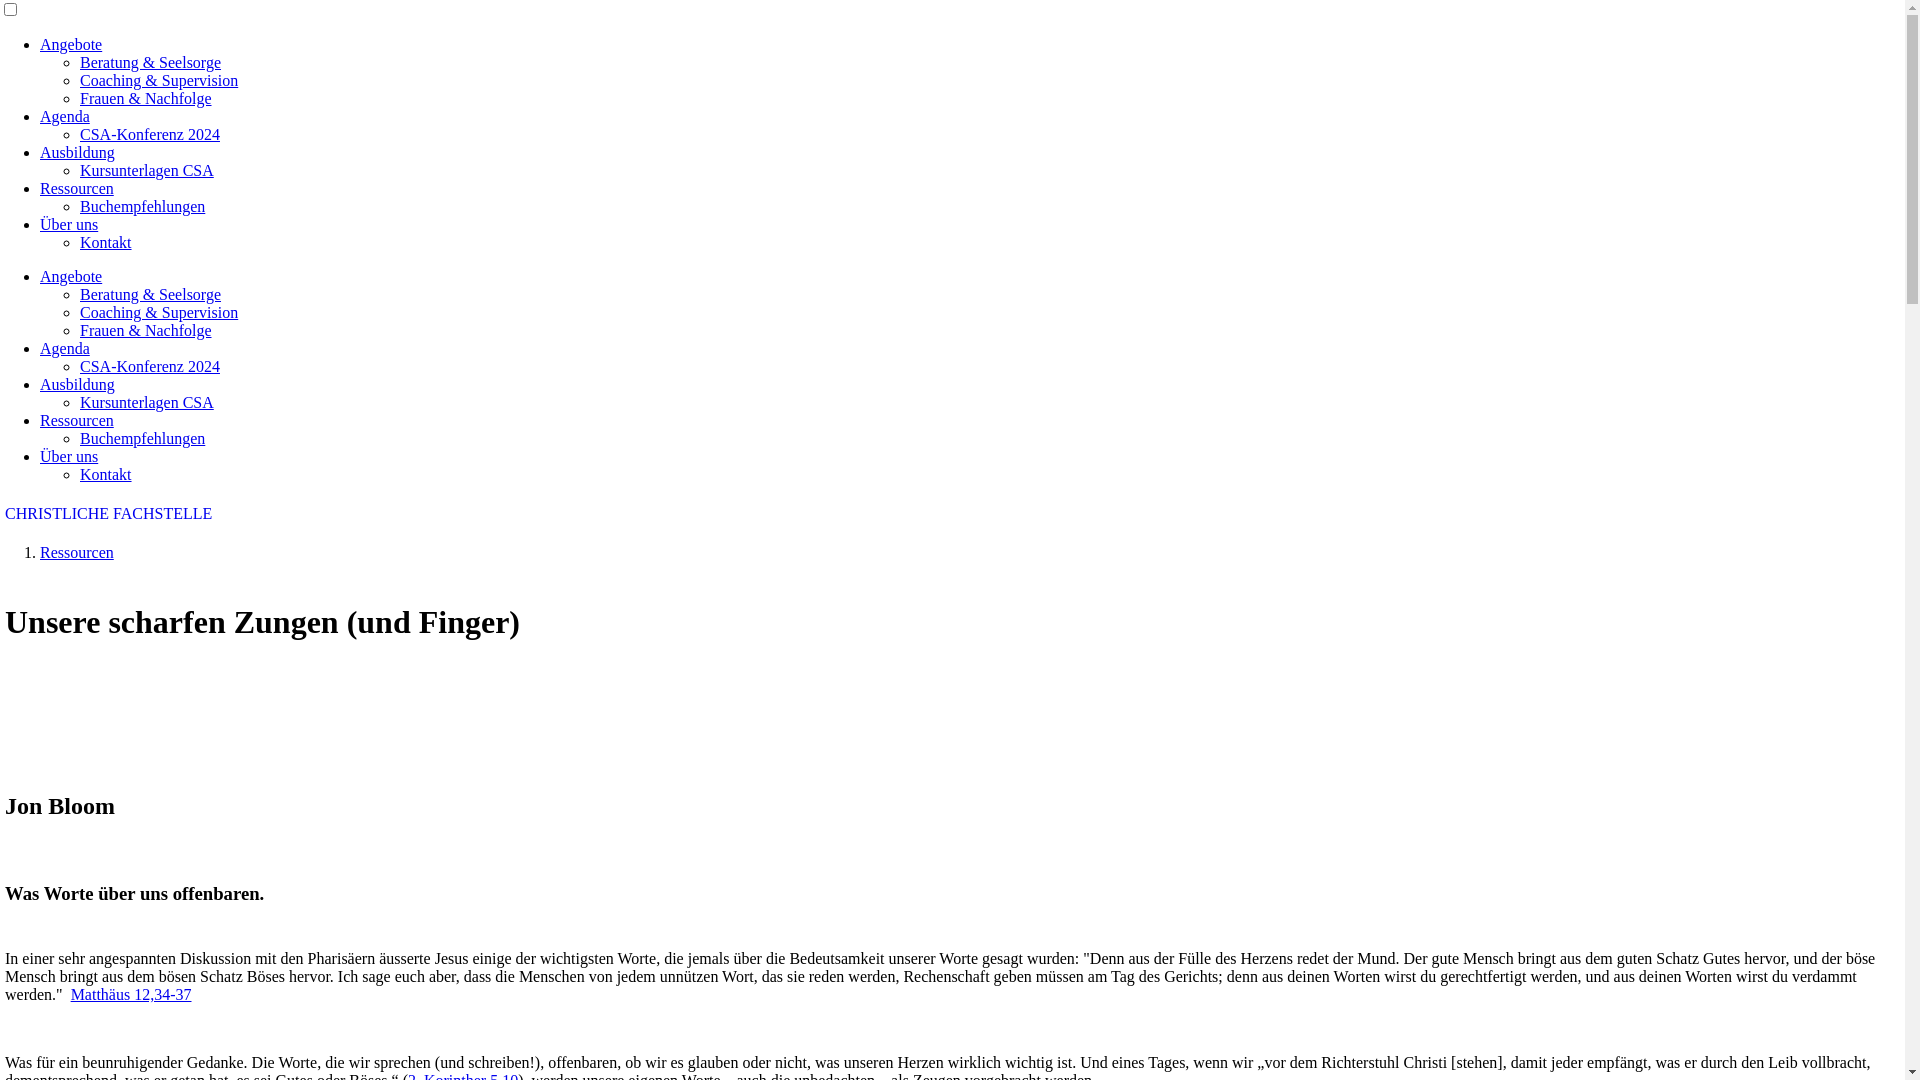  I want to click on 'CSA-Konferenz 2024', so click(80, 366).